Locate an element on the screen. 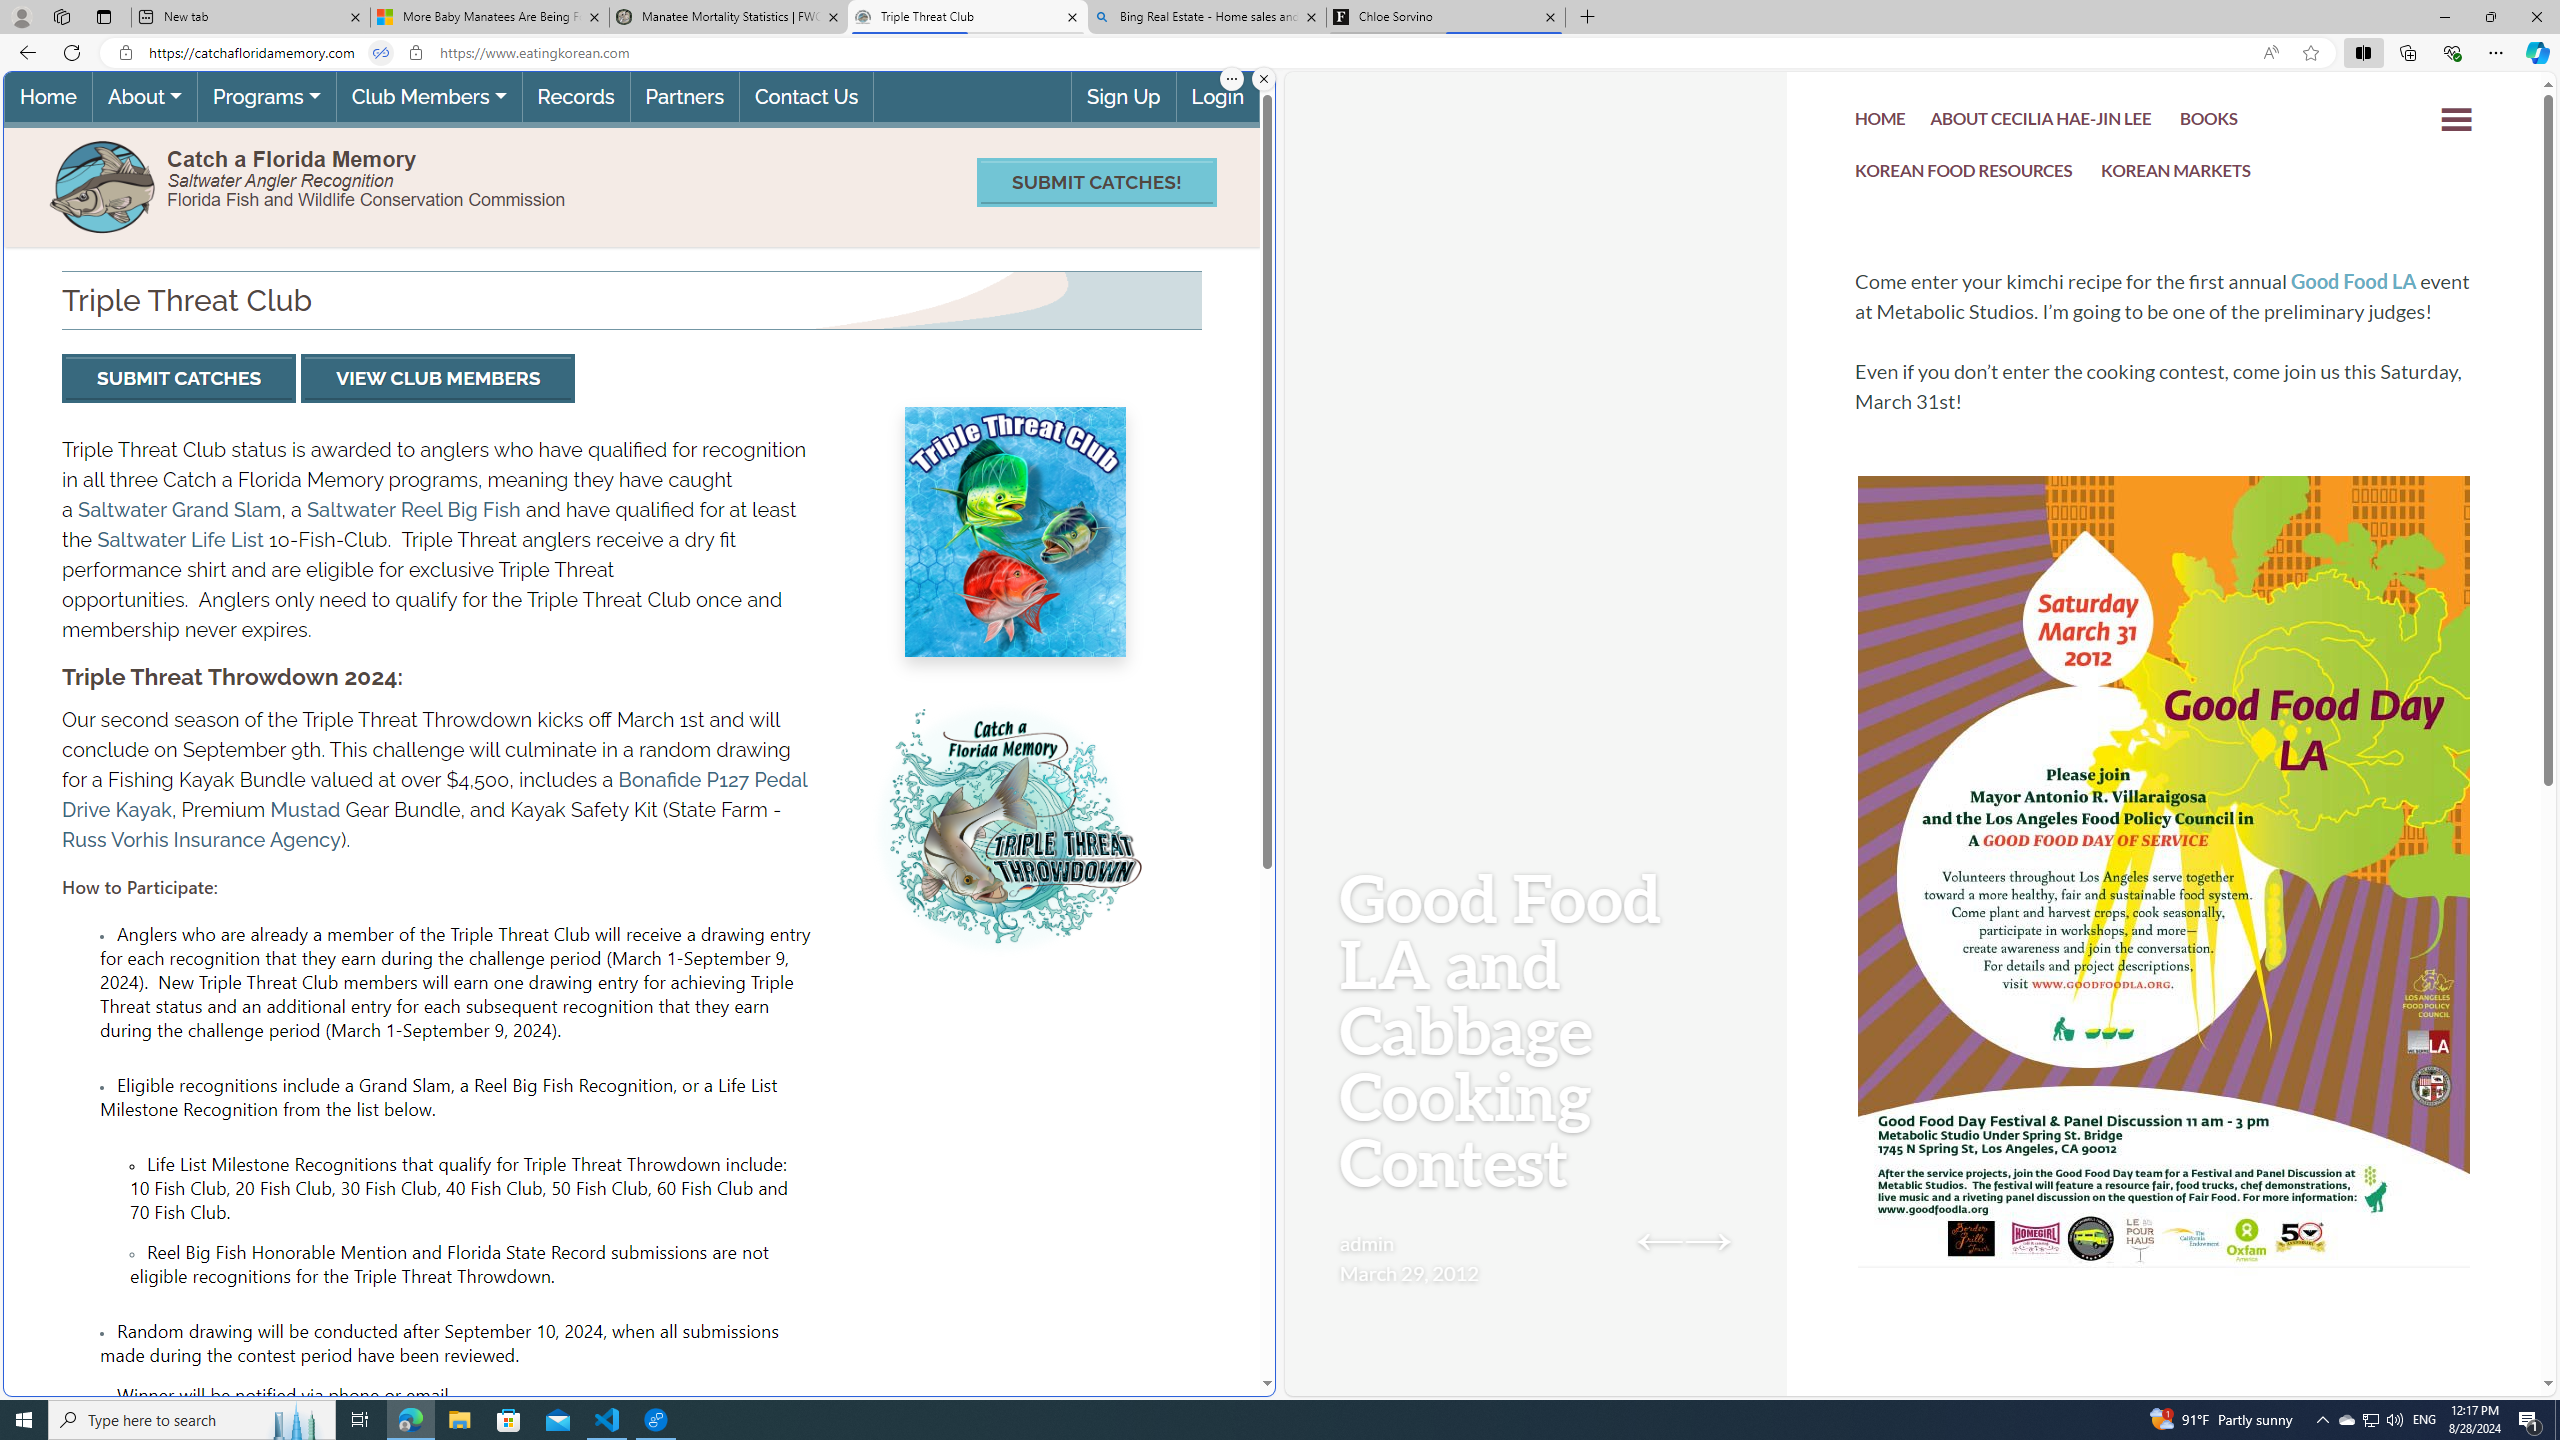 Image resolution: width=2560 pixels, height=1440 pixels. 'Home(current)' is located at coordinates (48, 96).